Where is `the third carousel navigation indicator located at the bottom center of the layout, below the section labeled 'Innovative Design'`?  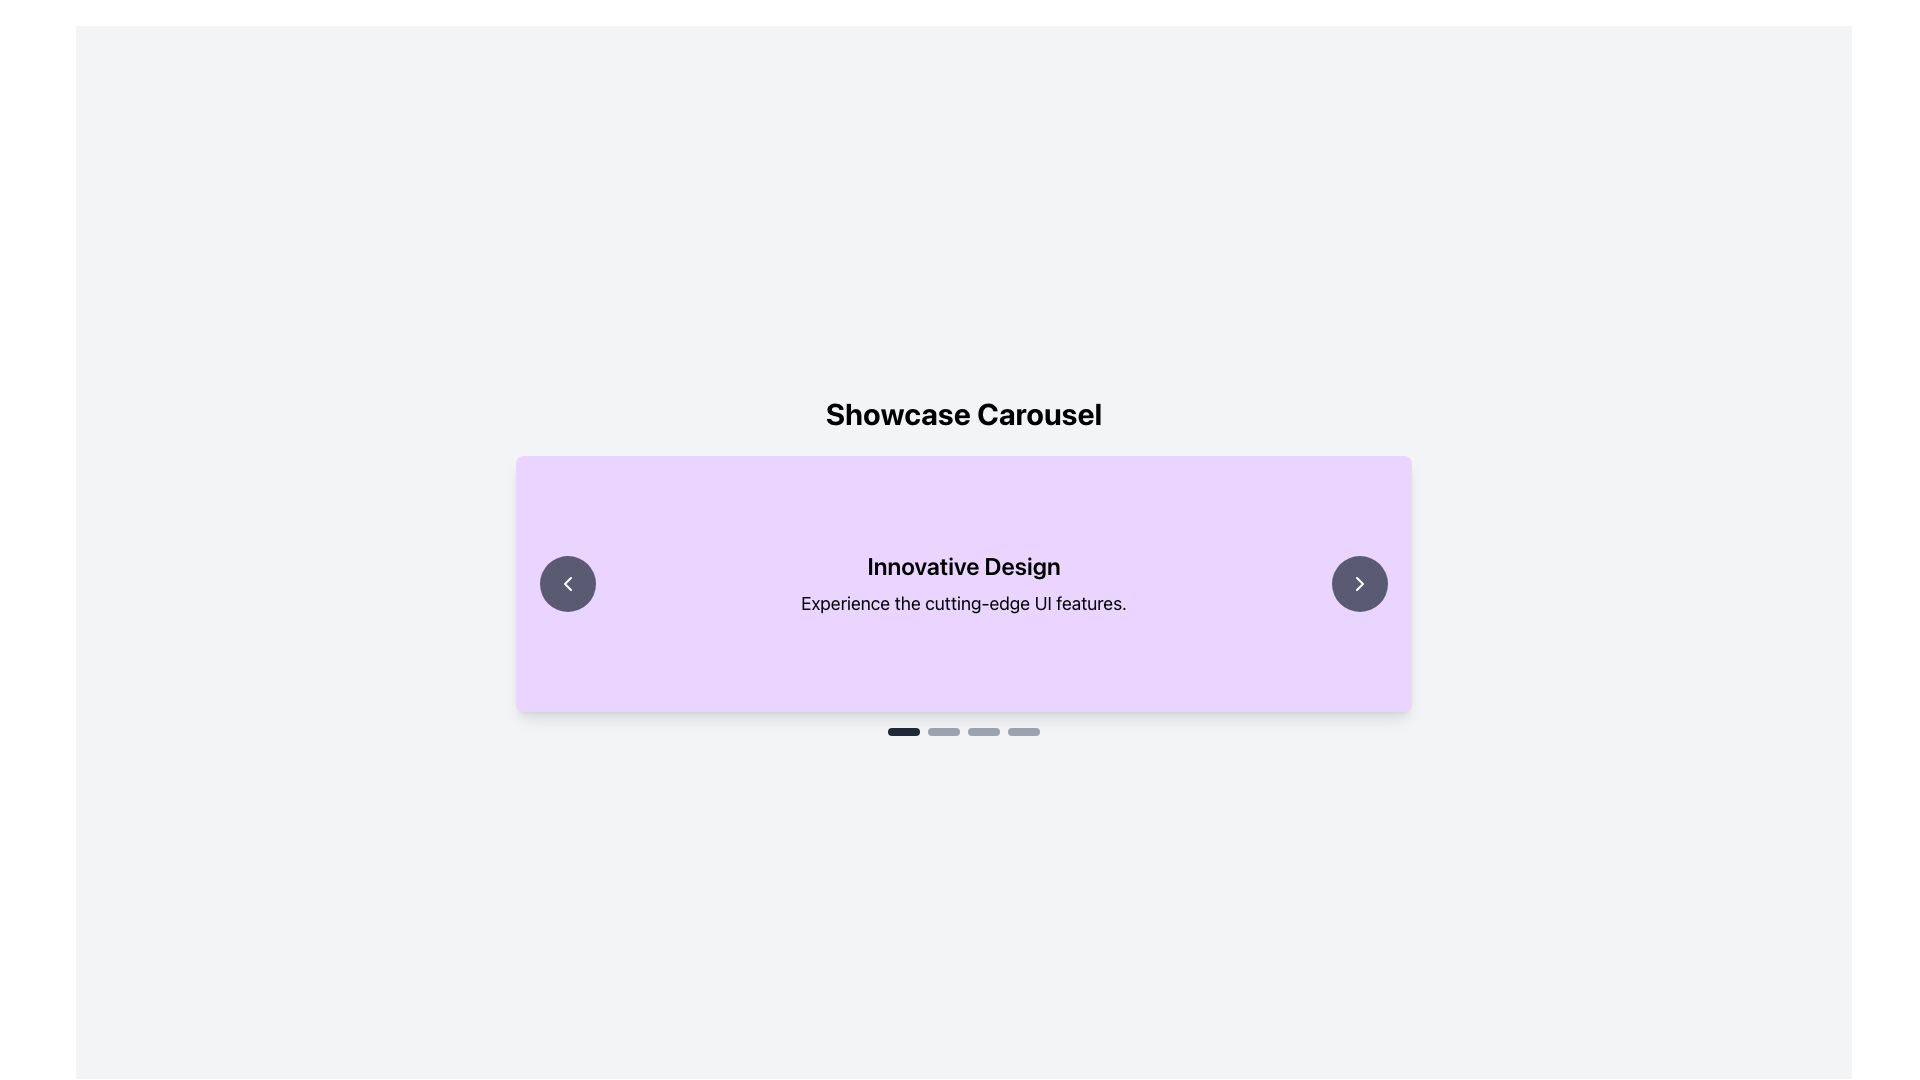 the third carousel navigation indicator located at the bottom center of the layout, below the section labeled 'Innovative Design' is located at coordinates (983, 732).